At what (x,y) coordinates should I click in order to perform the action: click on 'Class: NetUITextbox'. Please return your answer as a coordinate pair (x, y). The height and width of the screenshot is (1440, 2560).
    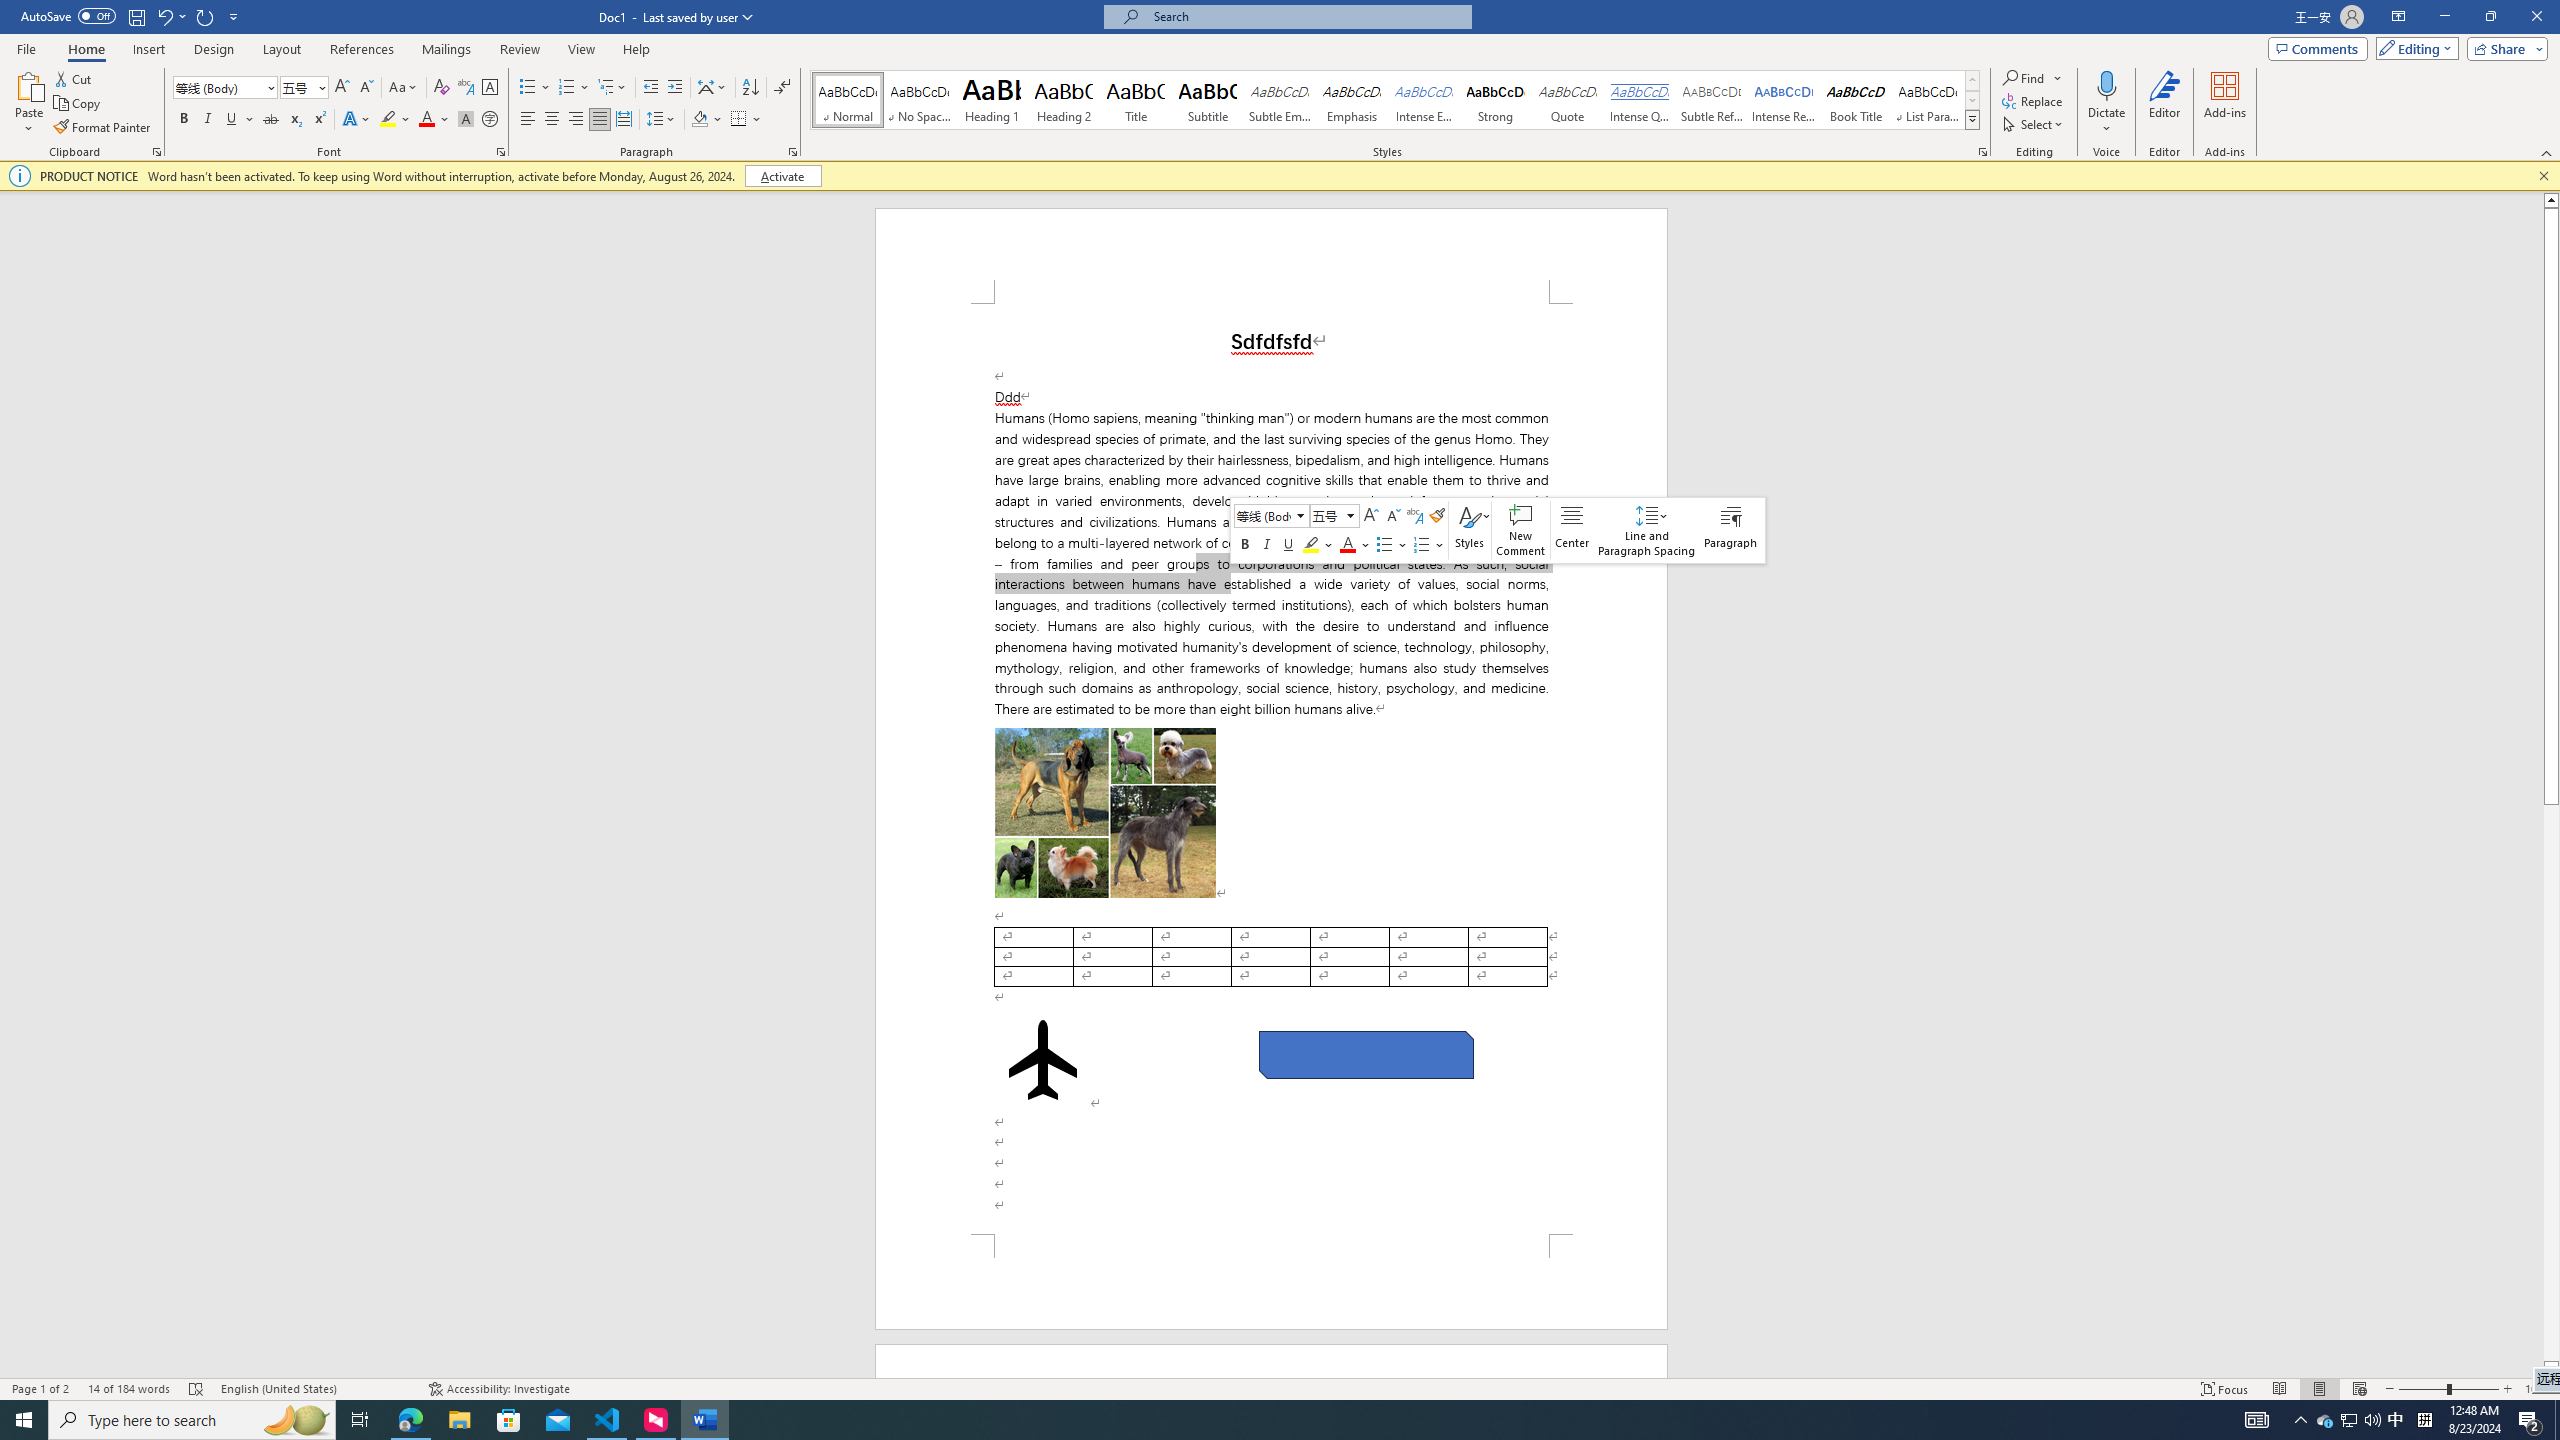
    Looking at the image, I should click on (1325, 514).